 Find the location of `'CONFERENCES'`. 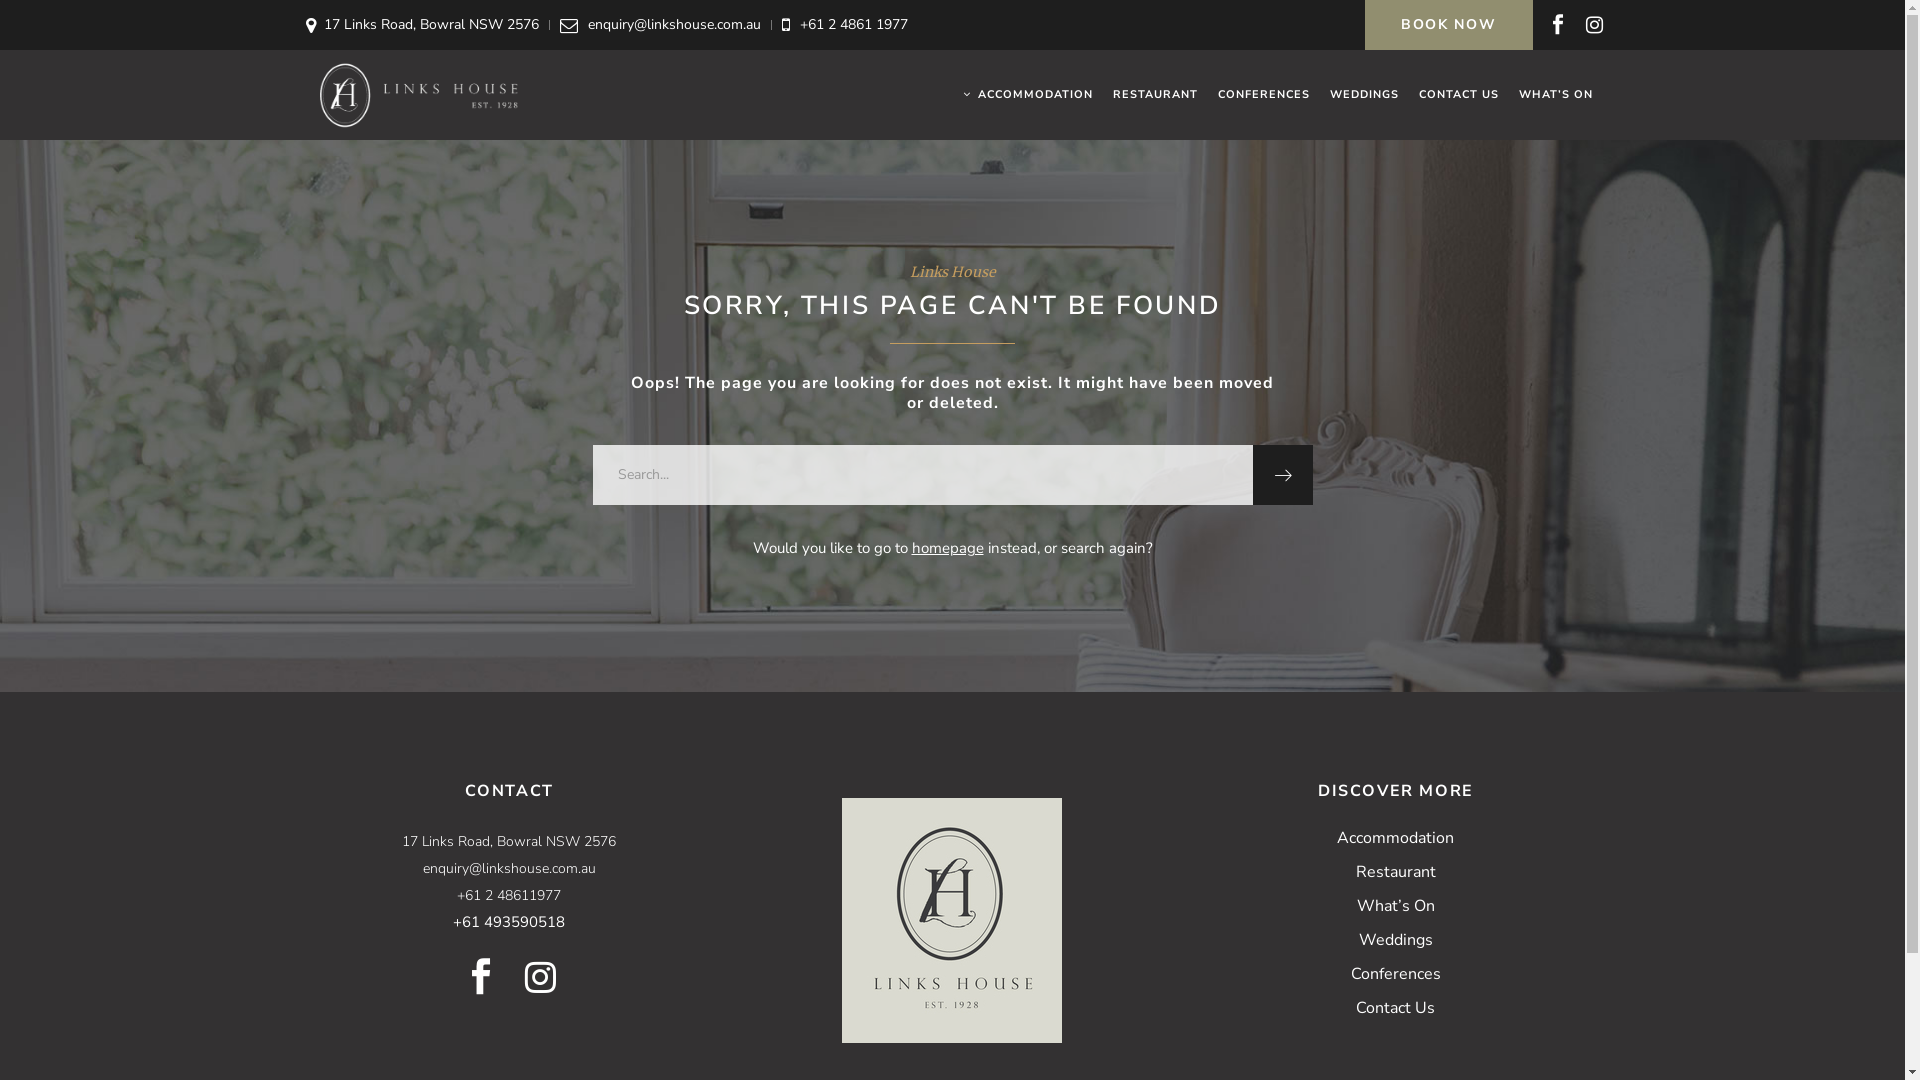

'CONFERENCES' is located at coordinates (1262, 95).